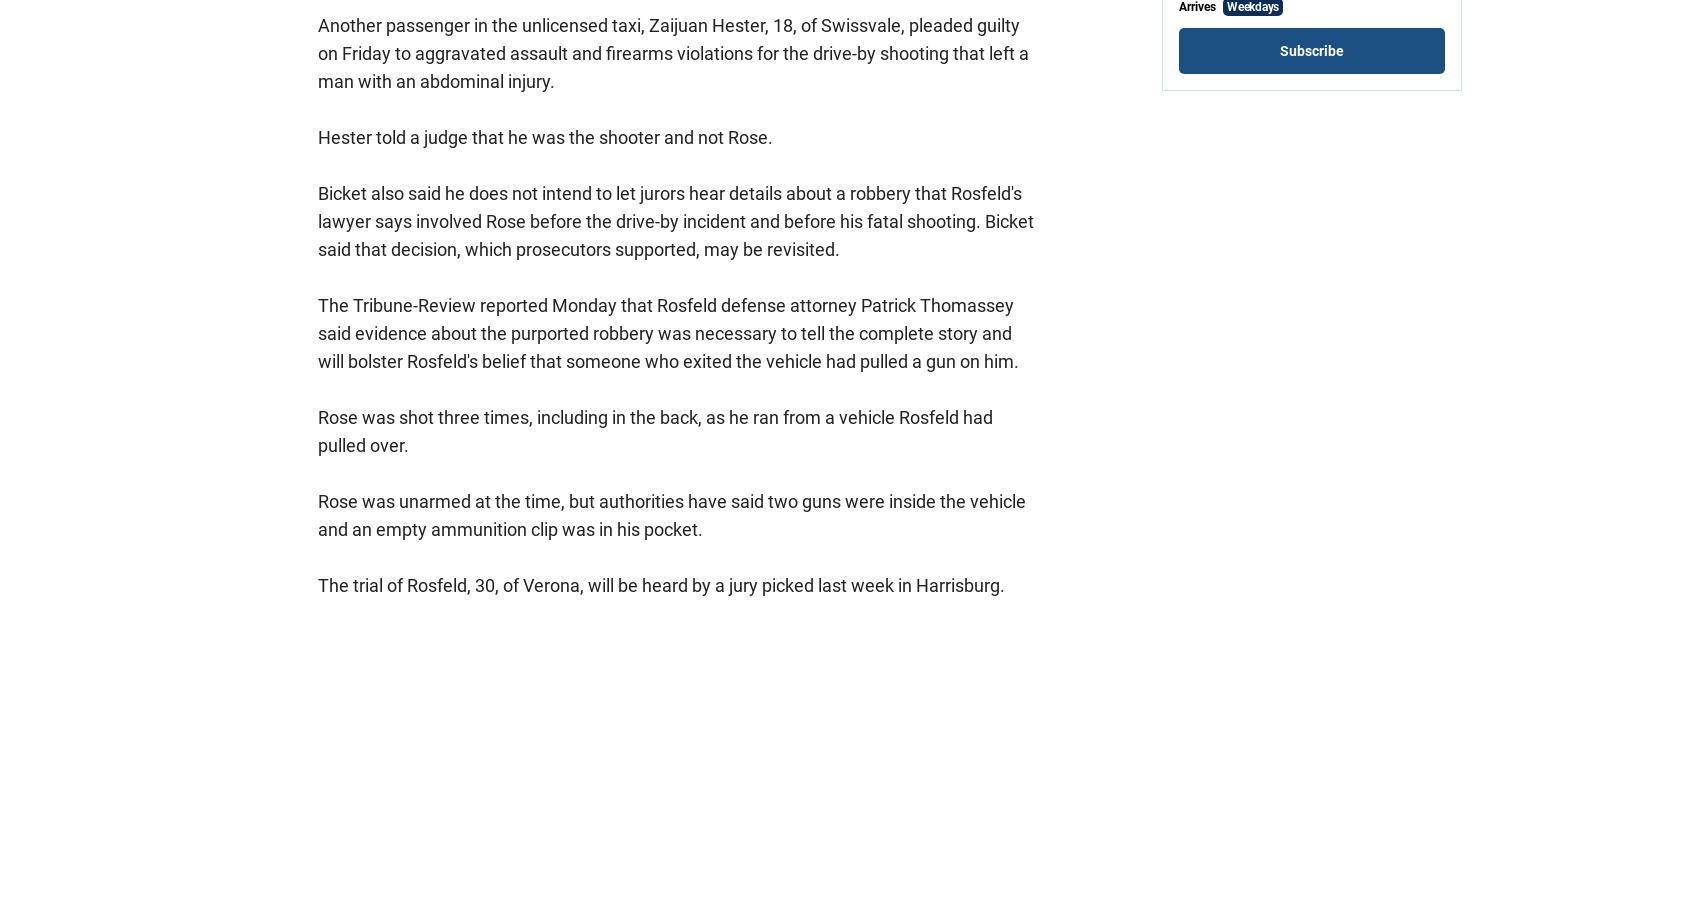  What do you see at coordinates (1197, 6) in the screenshot?
I see `'Arrives'` at bounding box center [1197, 6].